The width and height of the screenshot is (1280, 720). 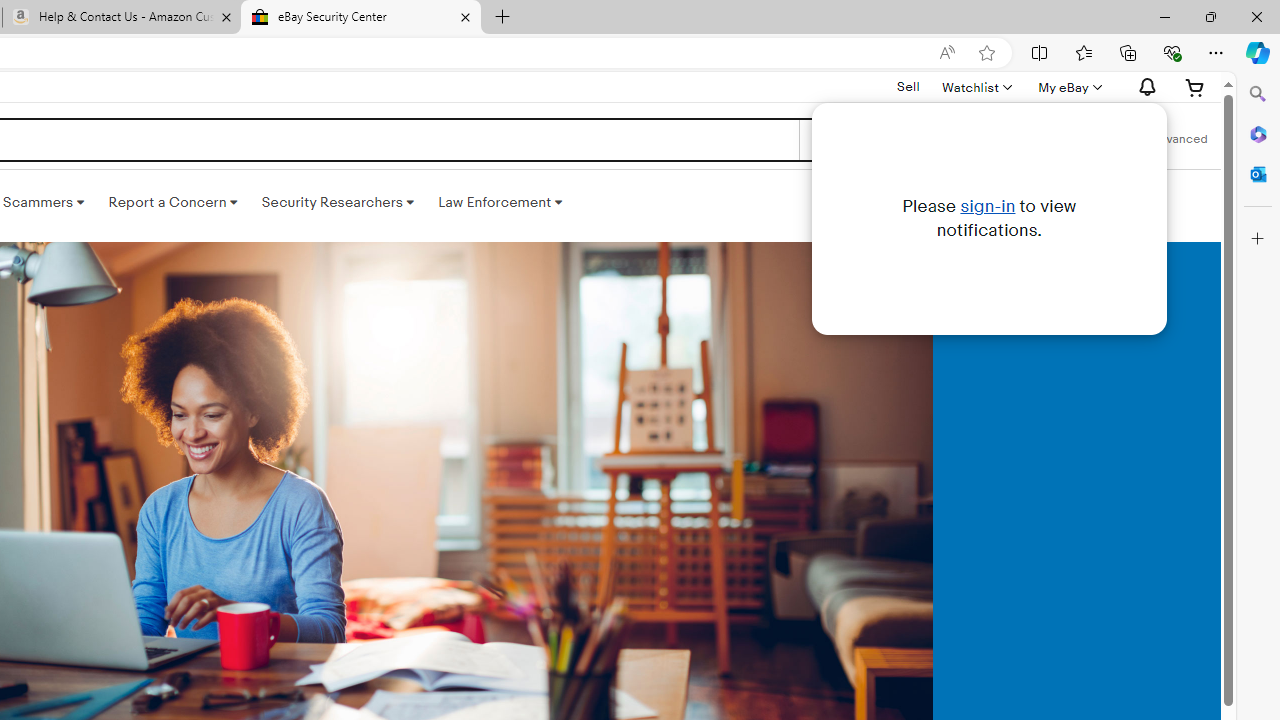 I want to click on 'Your shopping cart', so click(x=1195, y=86).